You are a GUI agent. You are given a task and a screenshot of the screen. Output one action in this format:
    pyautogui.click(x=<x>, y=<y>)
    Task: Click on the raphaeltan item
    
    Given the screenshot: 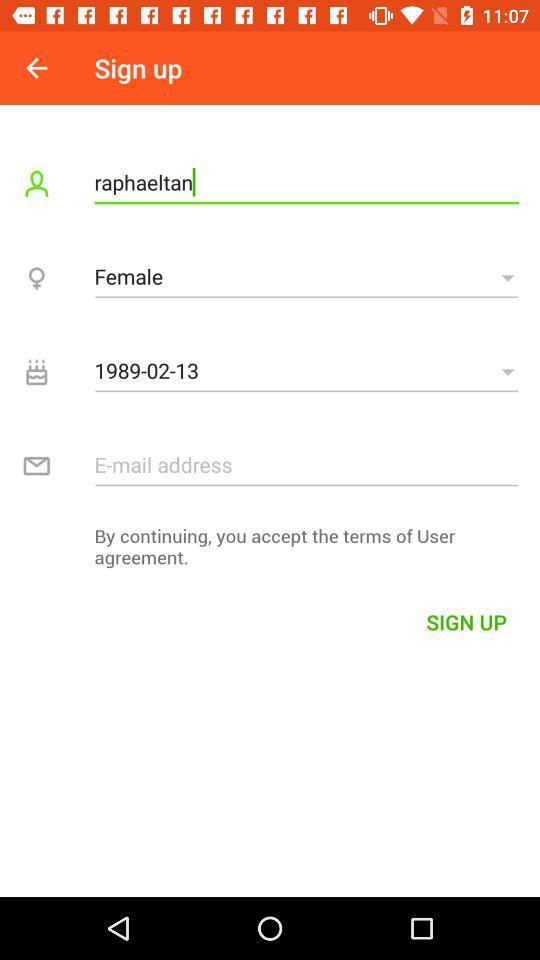 What is the action you would take?
    pyautogui.click(x=306, y=182)
    